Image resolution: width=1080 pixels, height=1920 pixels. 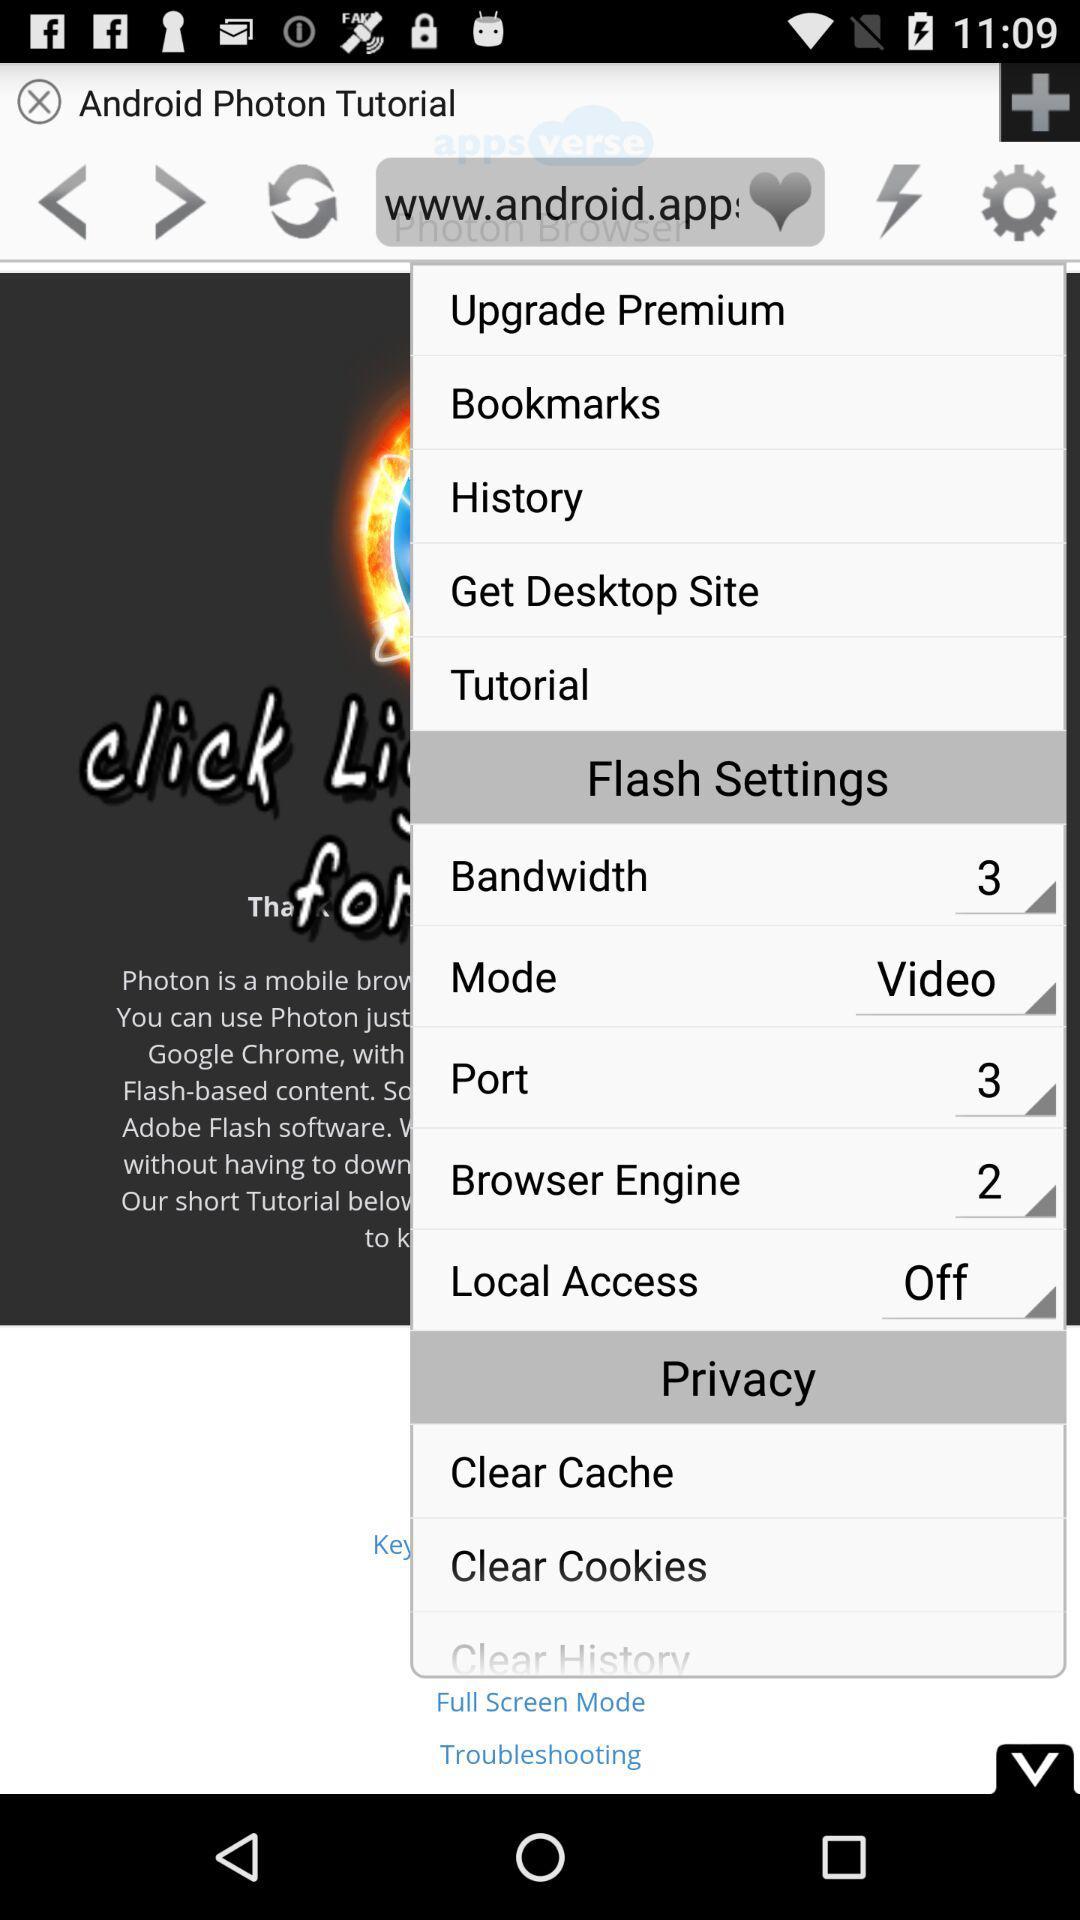 I want to click on the refresh icon, so click(x=301, y=216).